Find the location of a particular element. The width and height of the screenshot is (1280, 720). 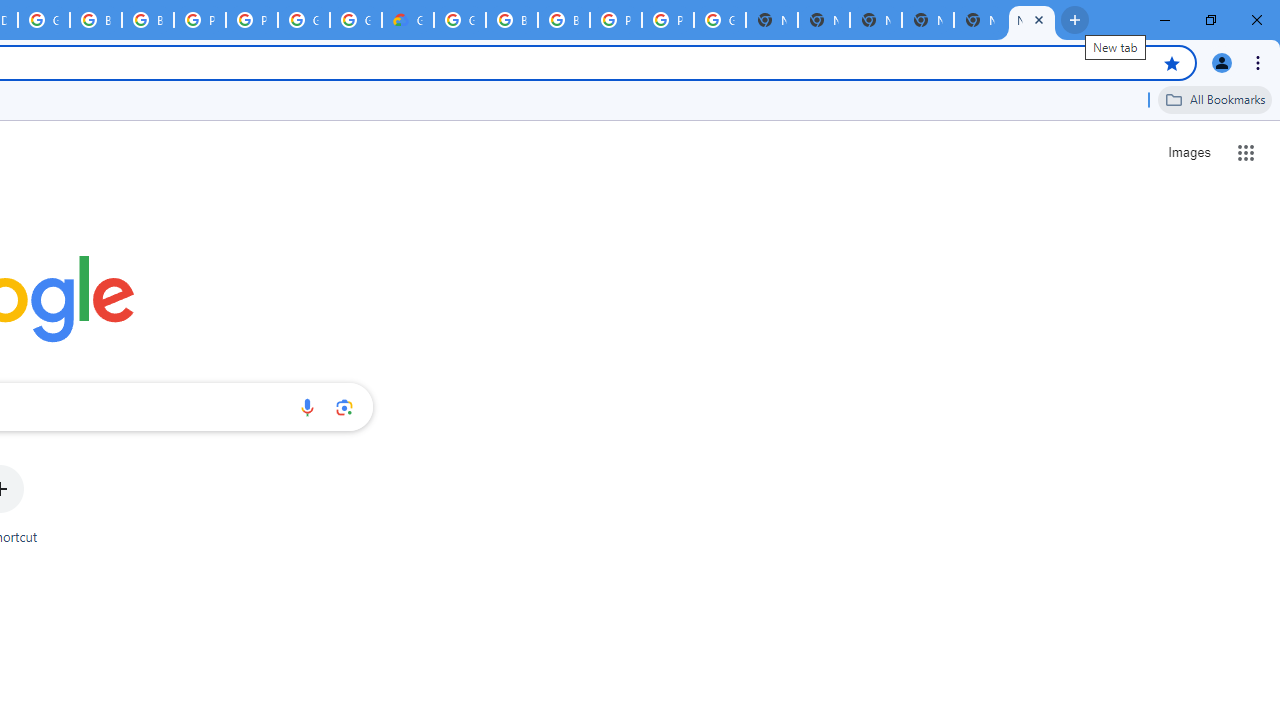

'All Bookmarks' is located at coordinates (1214, 99).